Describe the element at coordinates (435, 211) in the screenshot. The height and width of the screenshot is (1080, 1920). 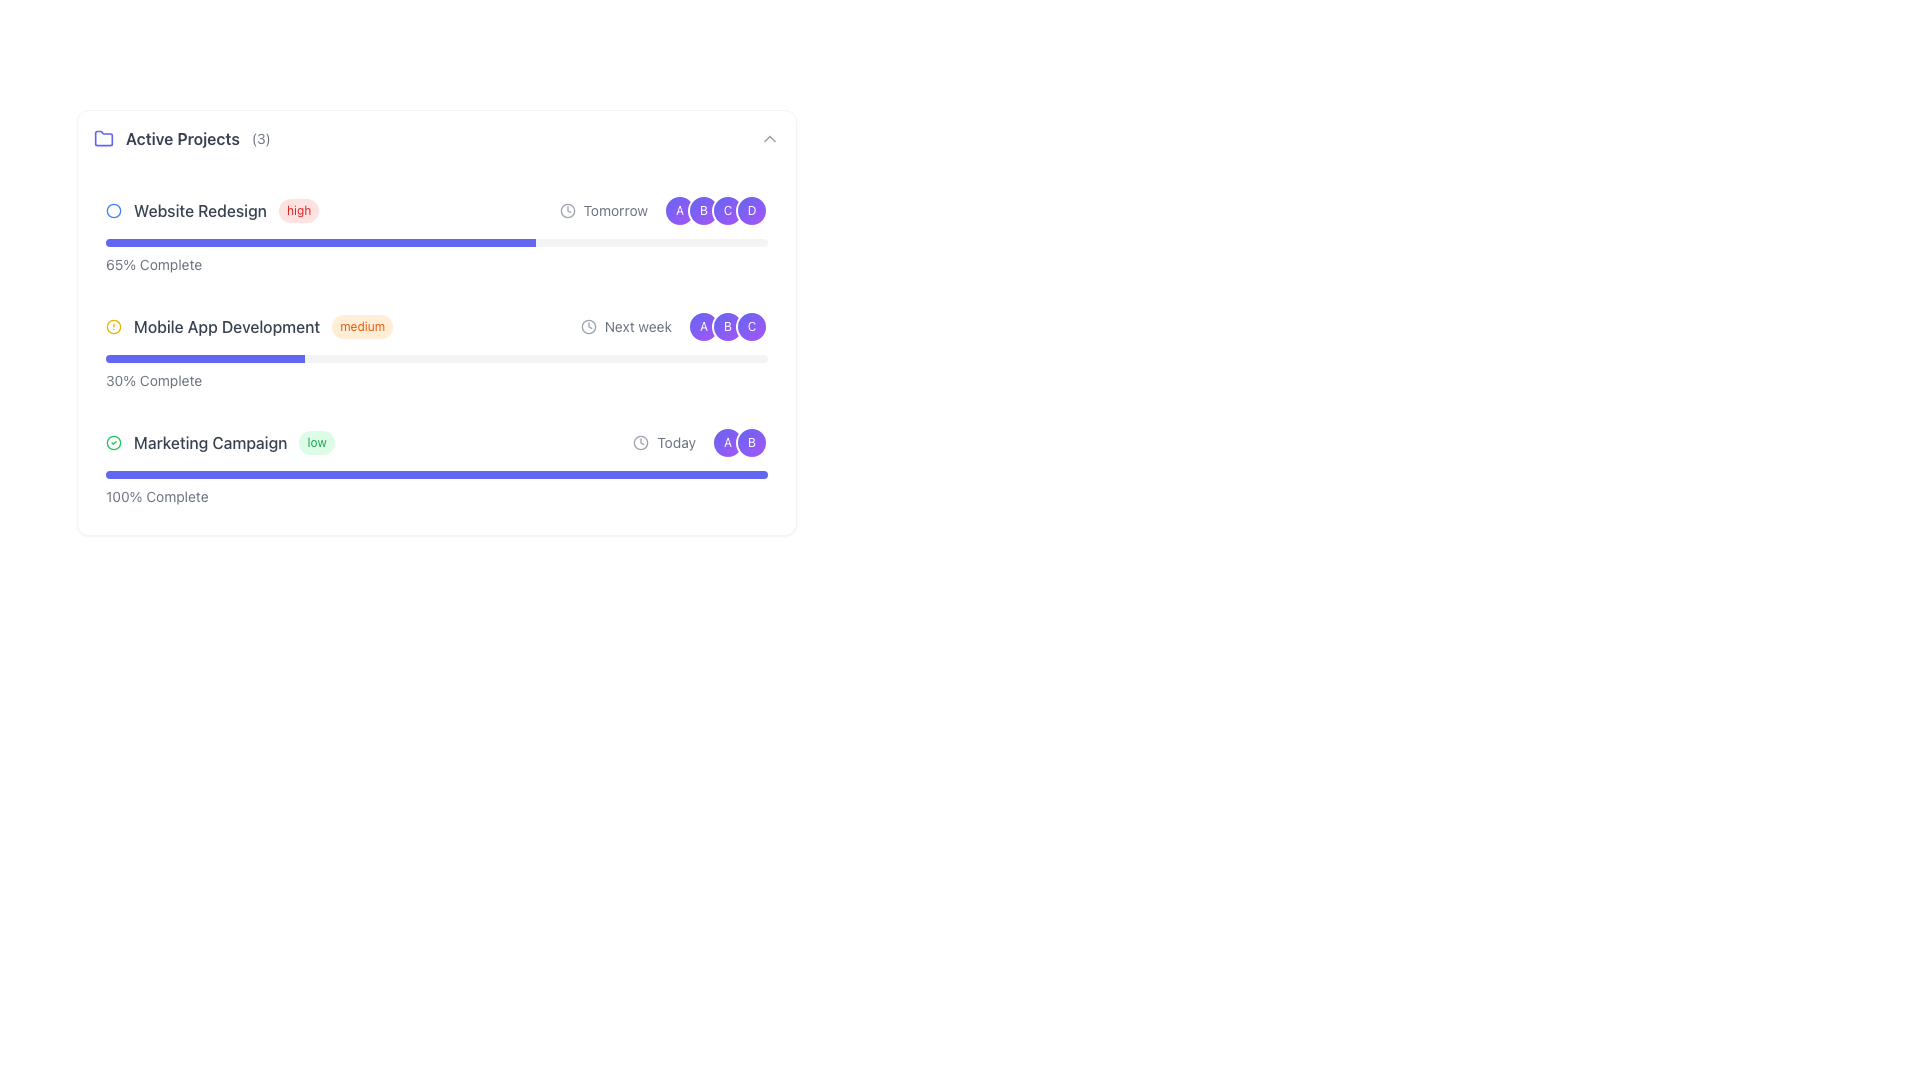
I see `details of the task represented by the List item row titled 'Website Redesign', which includes a red priority badge labeled 'high', a clock icon, and contributor initials` at that location.